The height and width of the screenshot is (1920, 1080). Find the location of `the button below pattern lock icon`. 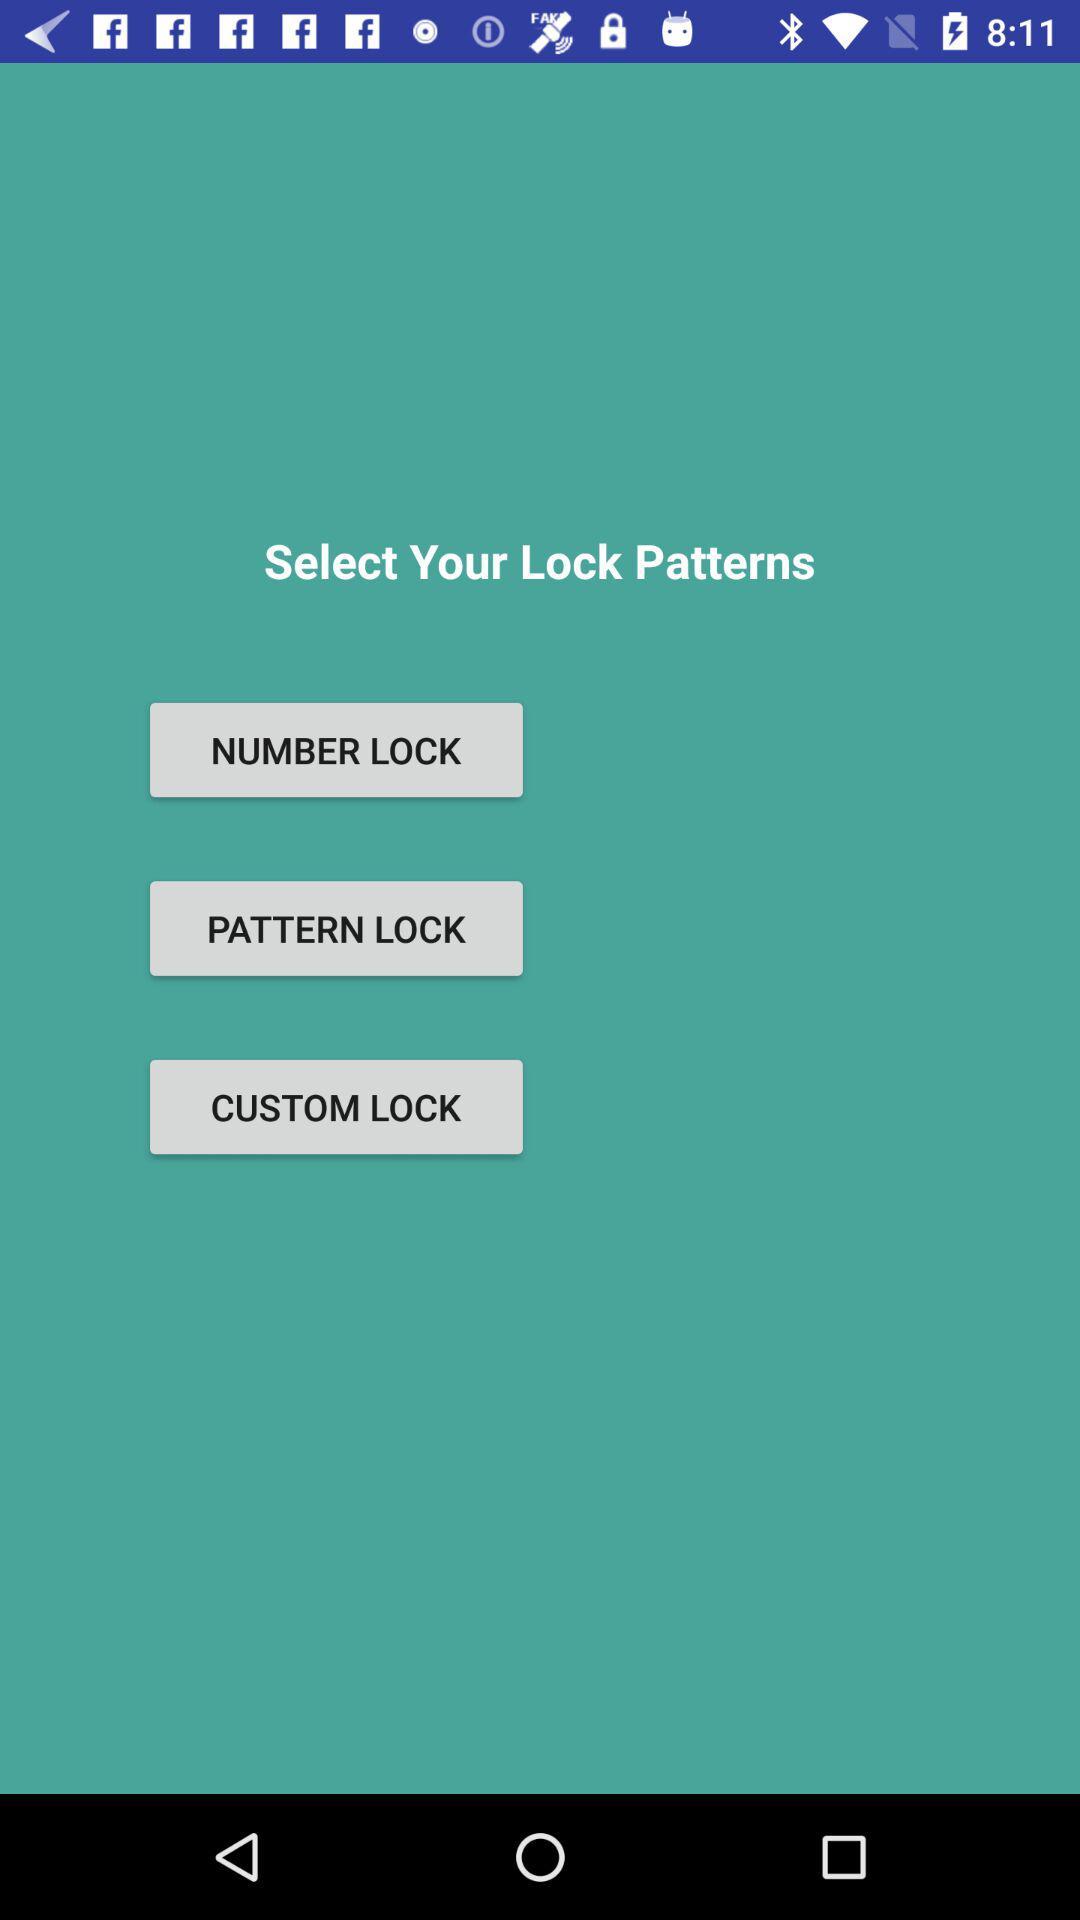

the button below pattern lock icon is located at coordinates (335, 1106).